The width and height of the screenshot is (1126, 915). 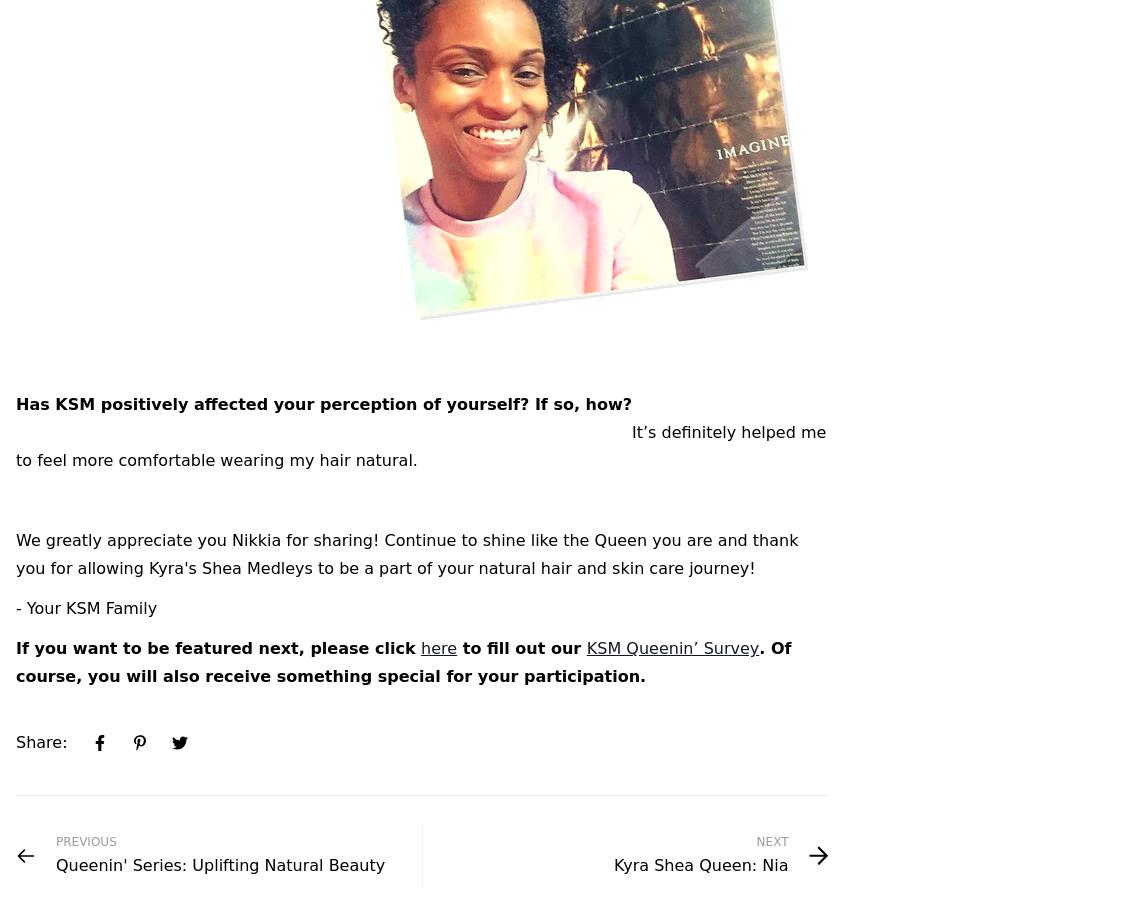 I want to click on 'KSM Queenin’ Survey', so click(x=672, y=648).